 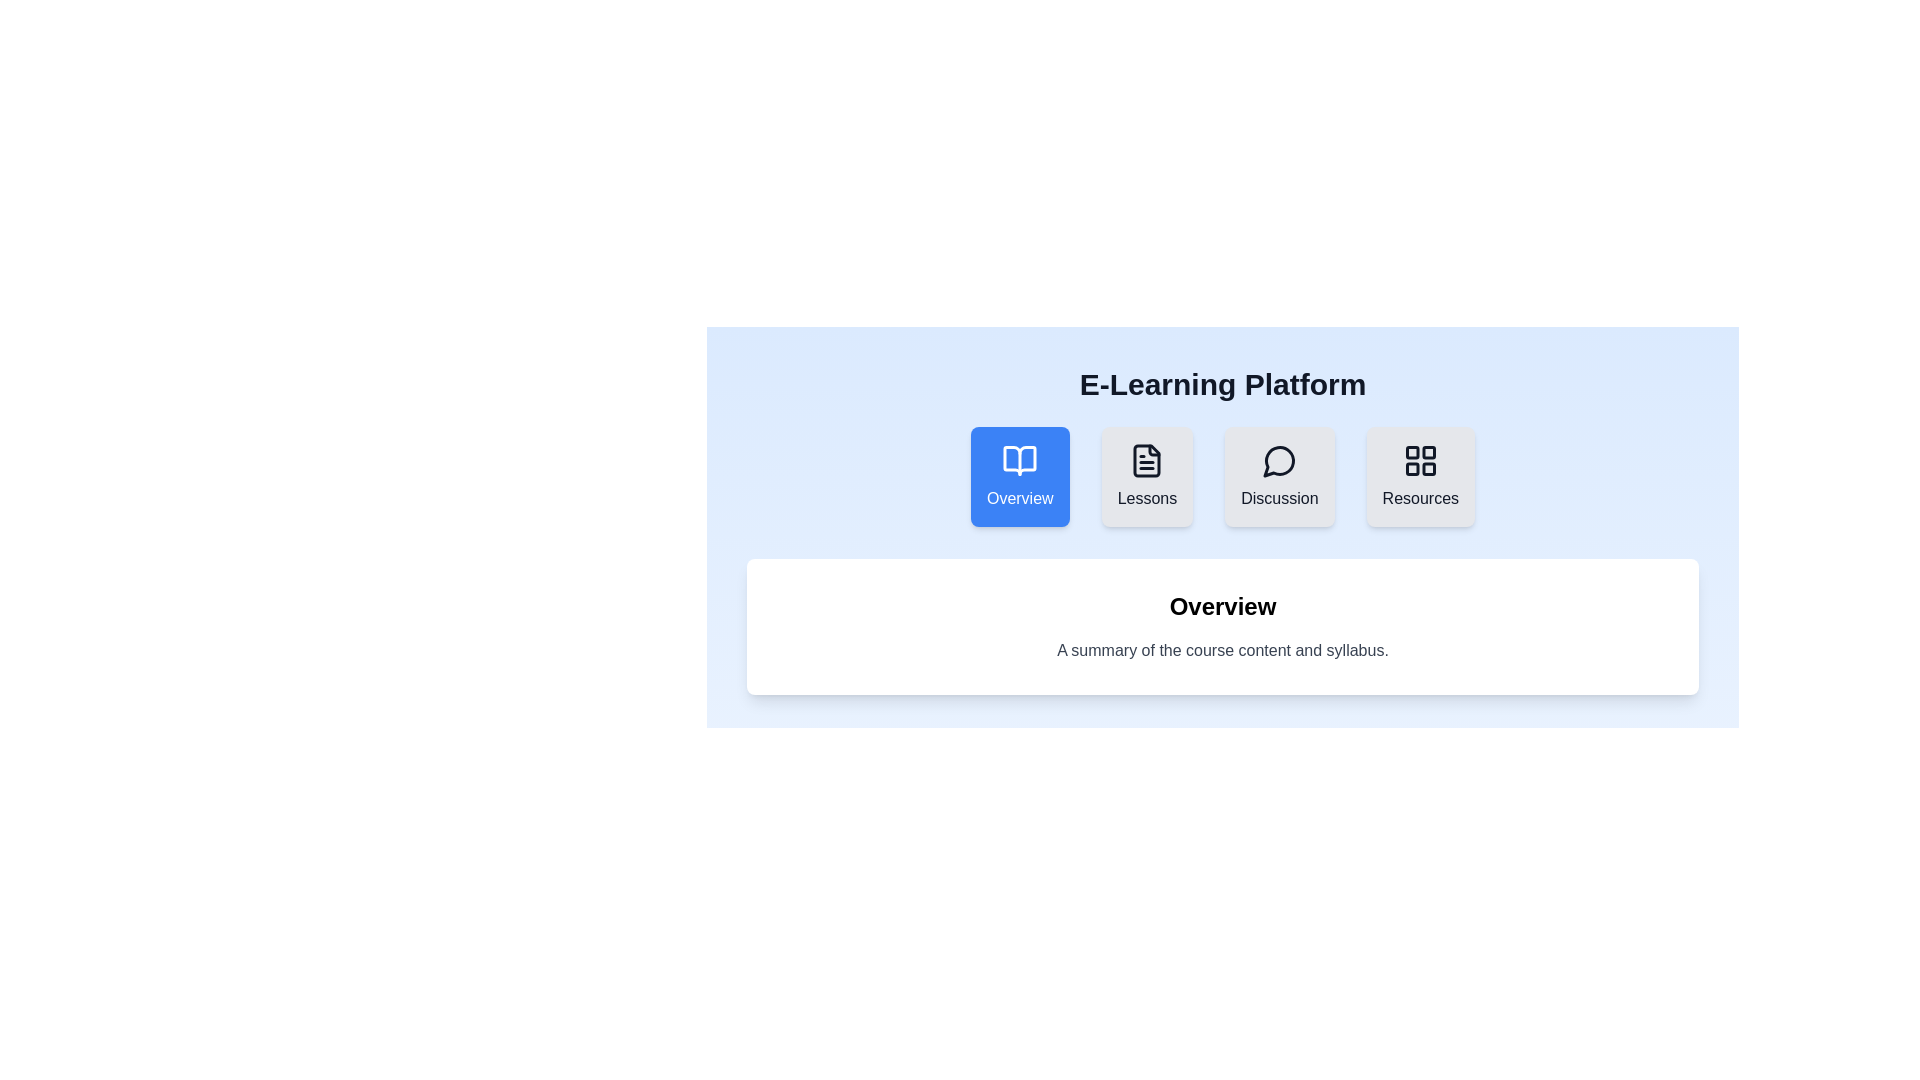 What do you see at coordinates (1419, 477) in the screenshot?
I see `the Resources tab to switch to its content` at bounding box center [1419, 477].